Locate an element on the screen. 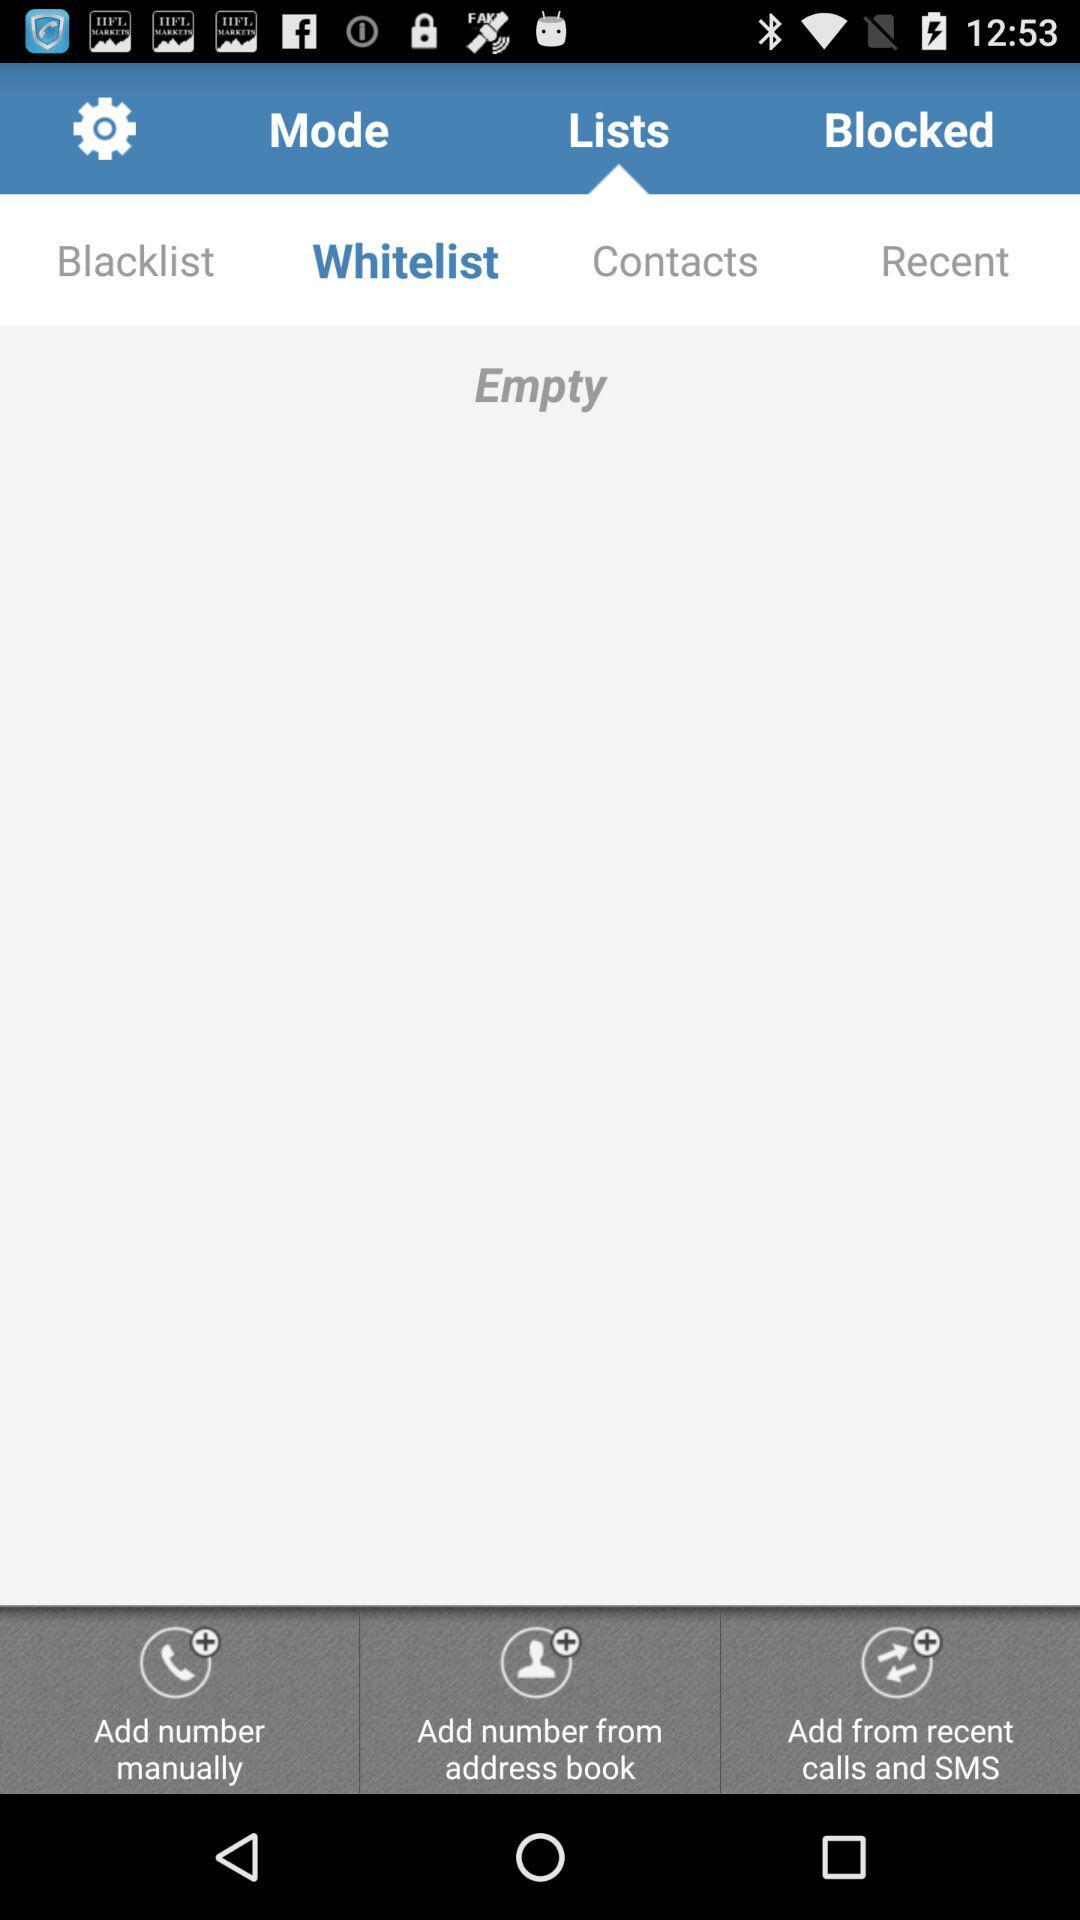 The image size is (1080, 1920). the blacklist app is located at coordinates (135, 258).